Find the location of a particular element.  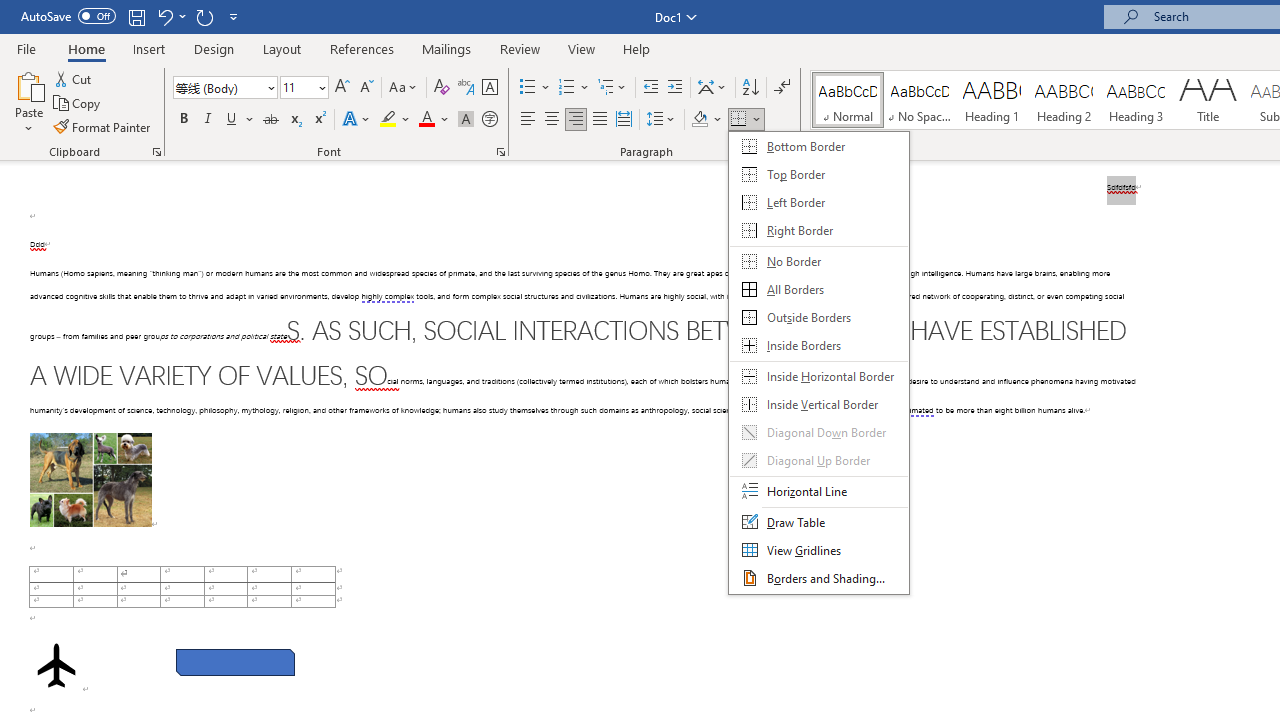

'Multilevel List' is located at coordinates (612, 86).